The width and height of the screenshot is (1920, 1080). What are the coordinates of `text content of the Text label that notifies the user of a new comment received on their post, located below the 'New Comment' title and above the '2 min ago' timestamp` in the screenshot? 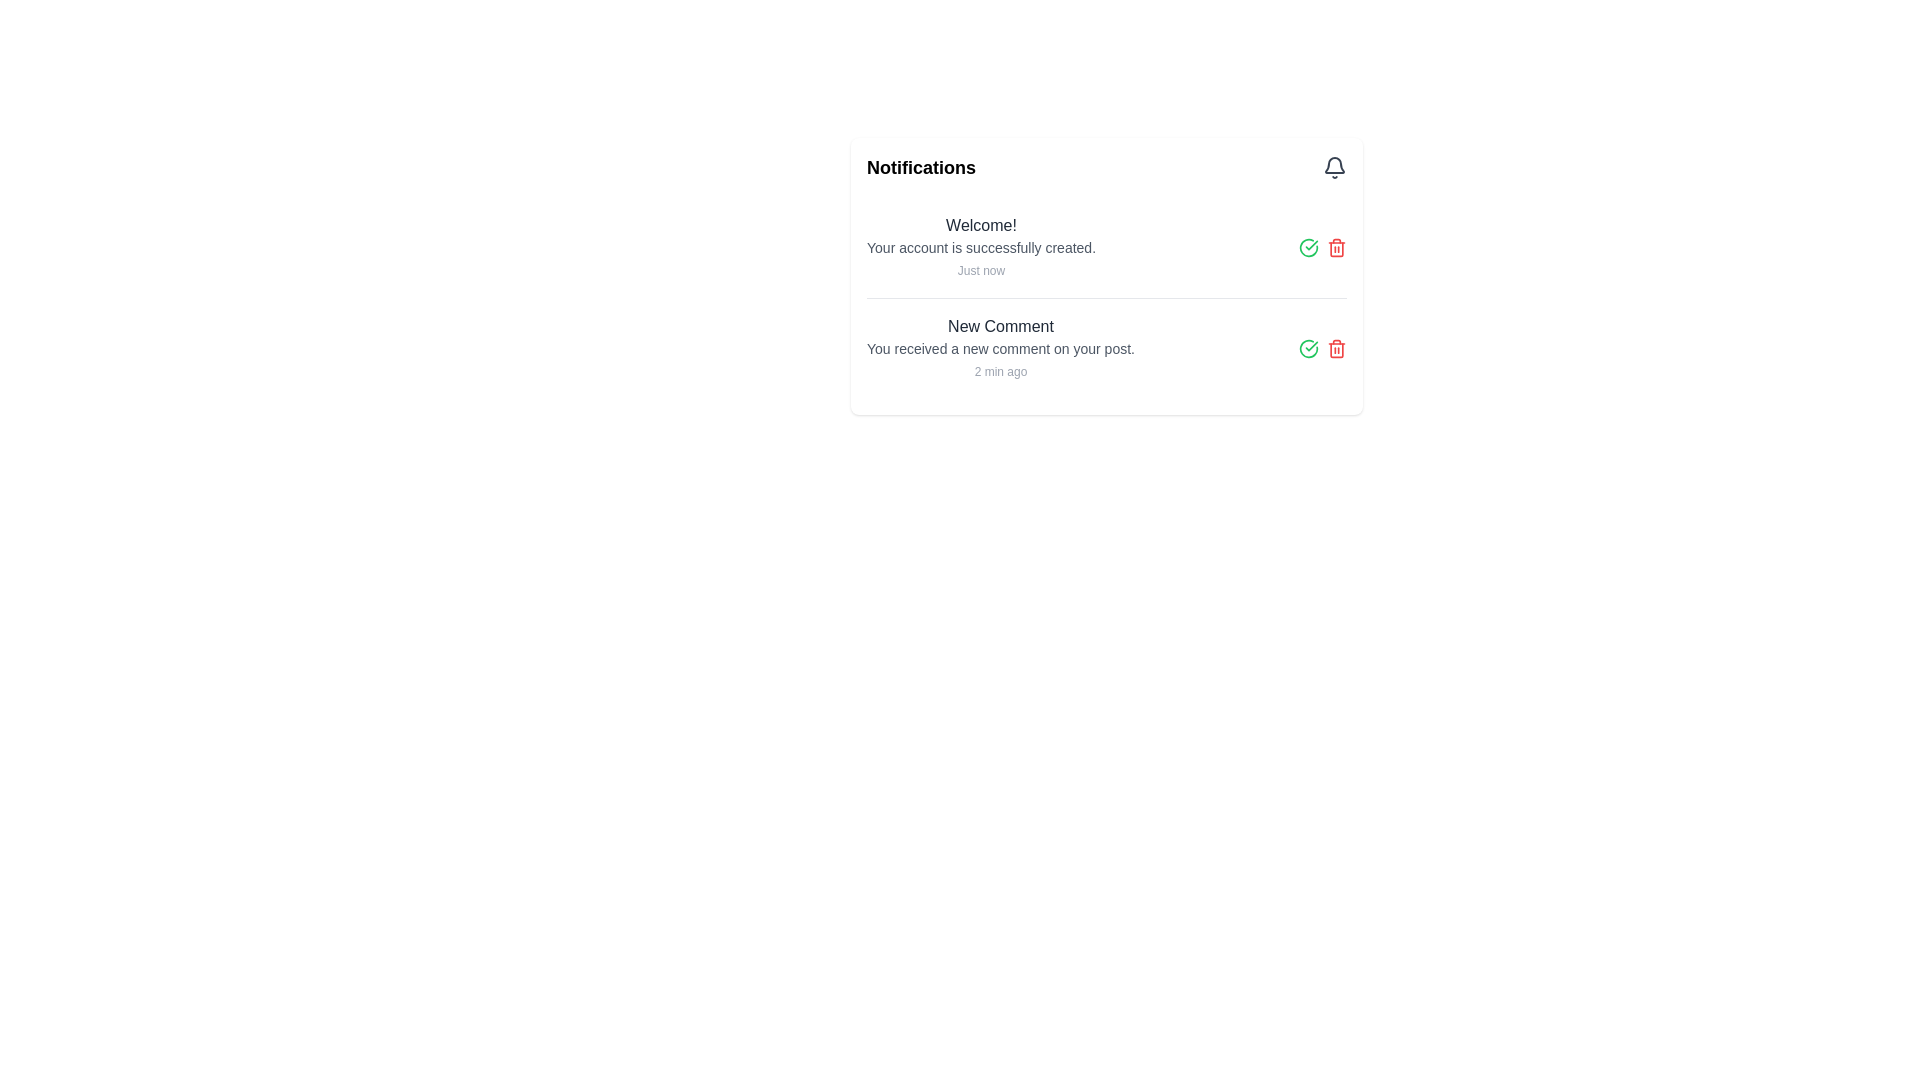 It's located at (1000, 347).